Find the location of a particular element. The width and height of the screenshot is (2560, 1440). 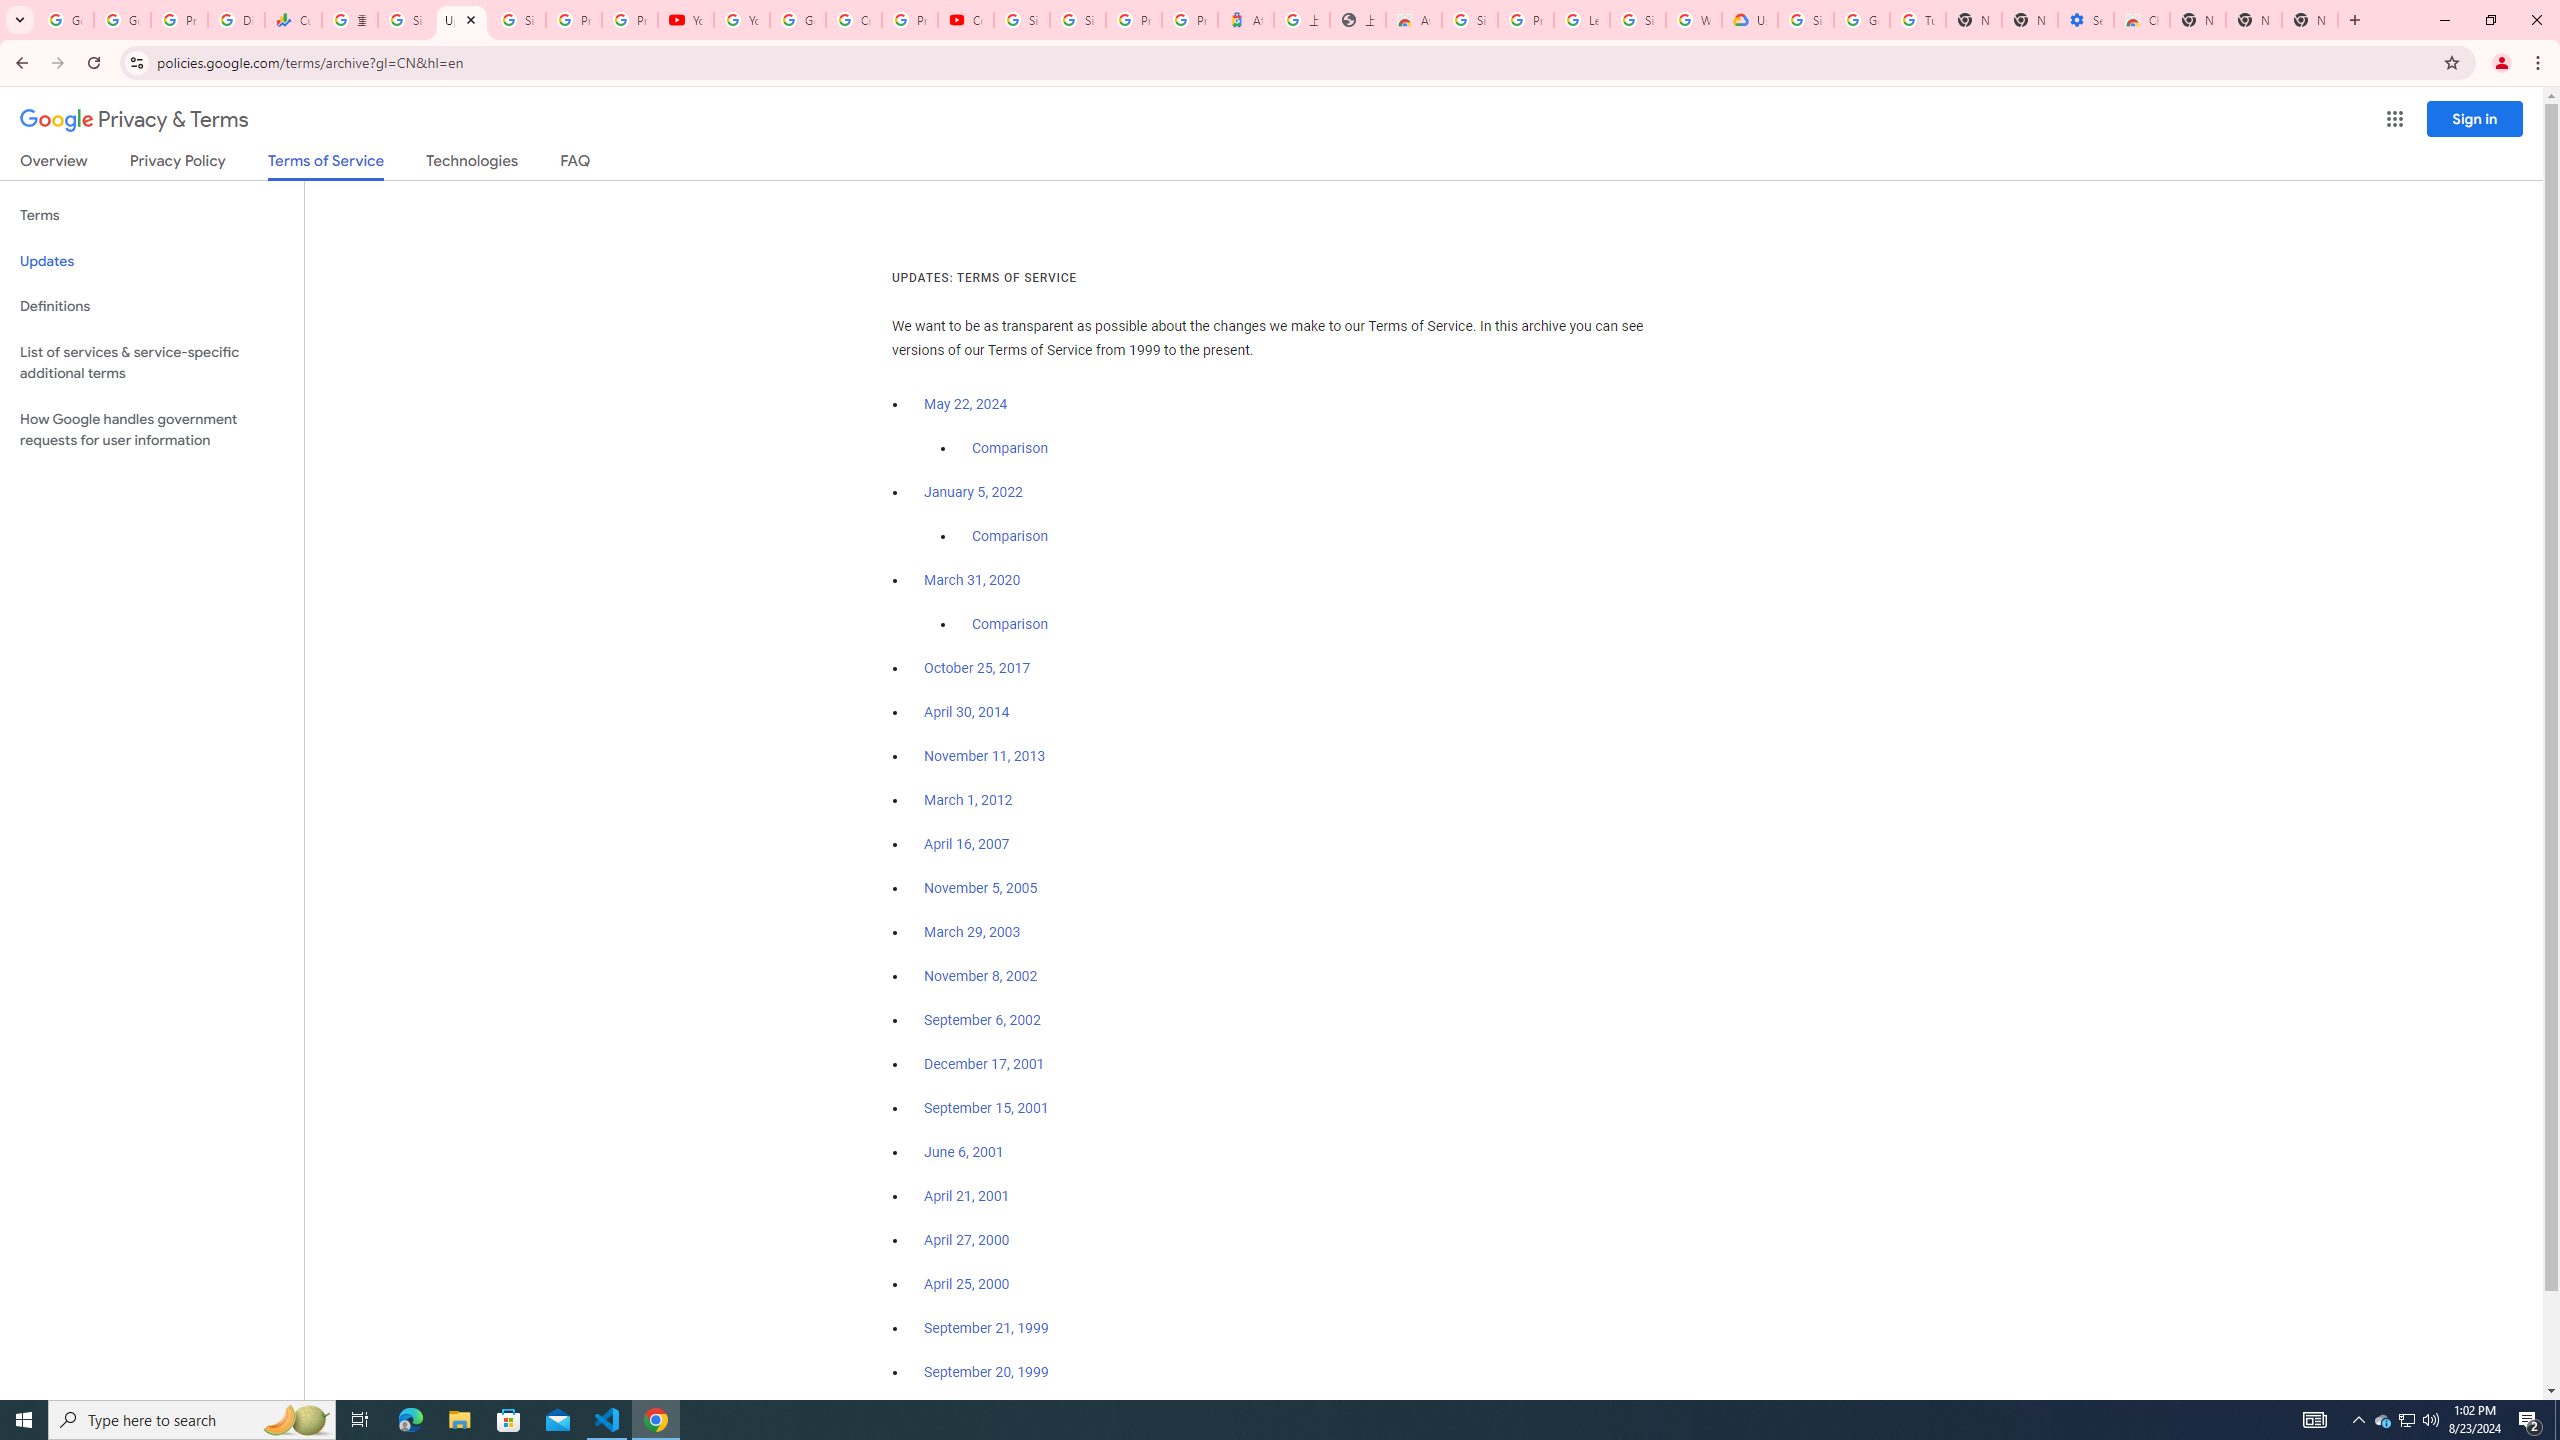

'List of services & service-specific additional terms' is located at coordinates (151, 361).